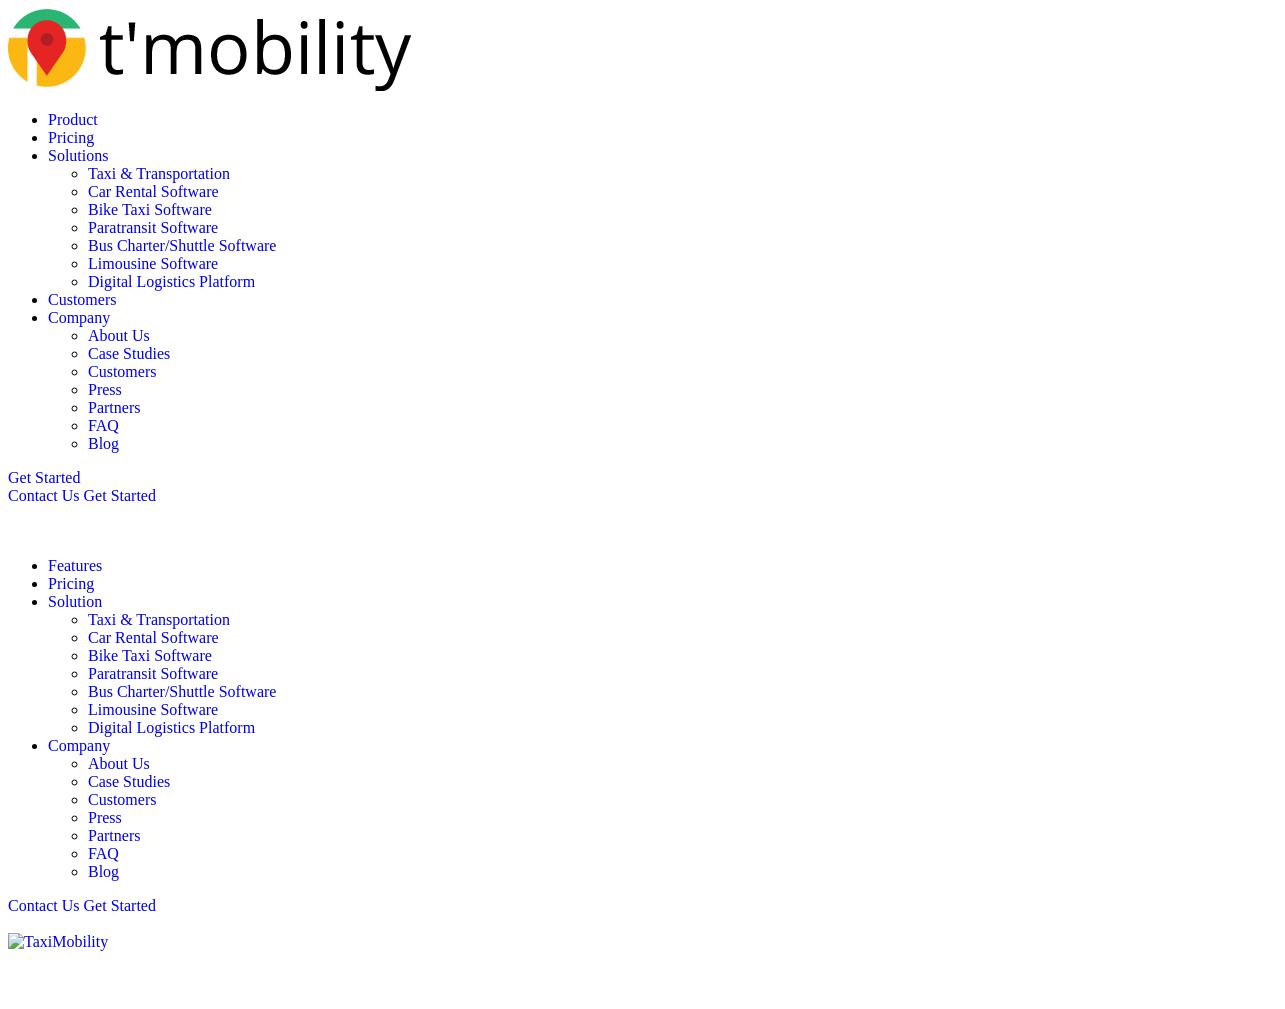  Describe the element at coordinates (72, 118) in the screenshot. I see `'Product'` at that location.